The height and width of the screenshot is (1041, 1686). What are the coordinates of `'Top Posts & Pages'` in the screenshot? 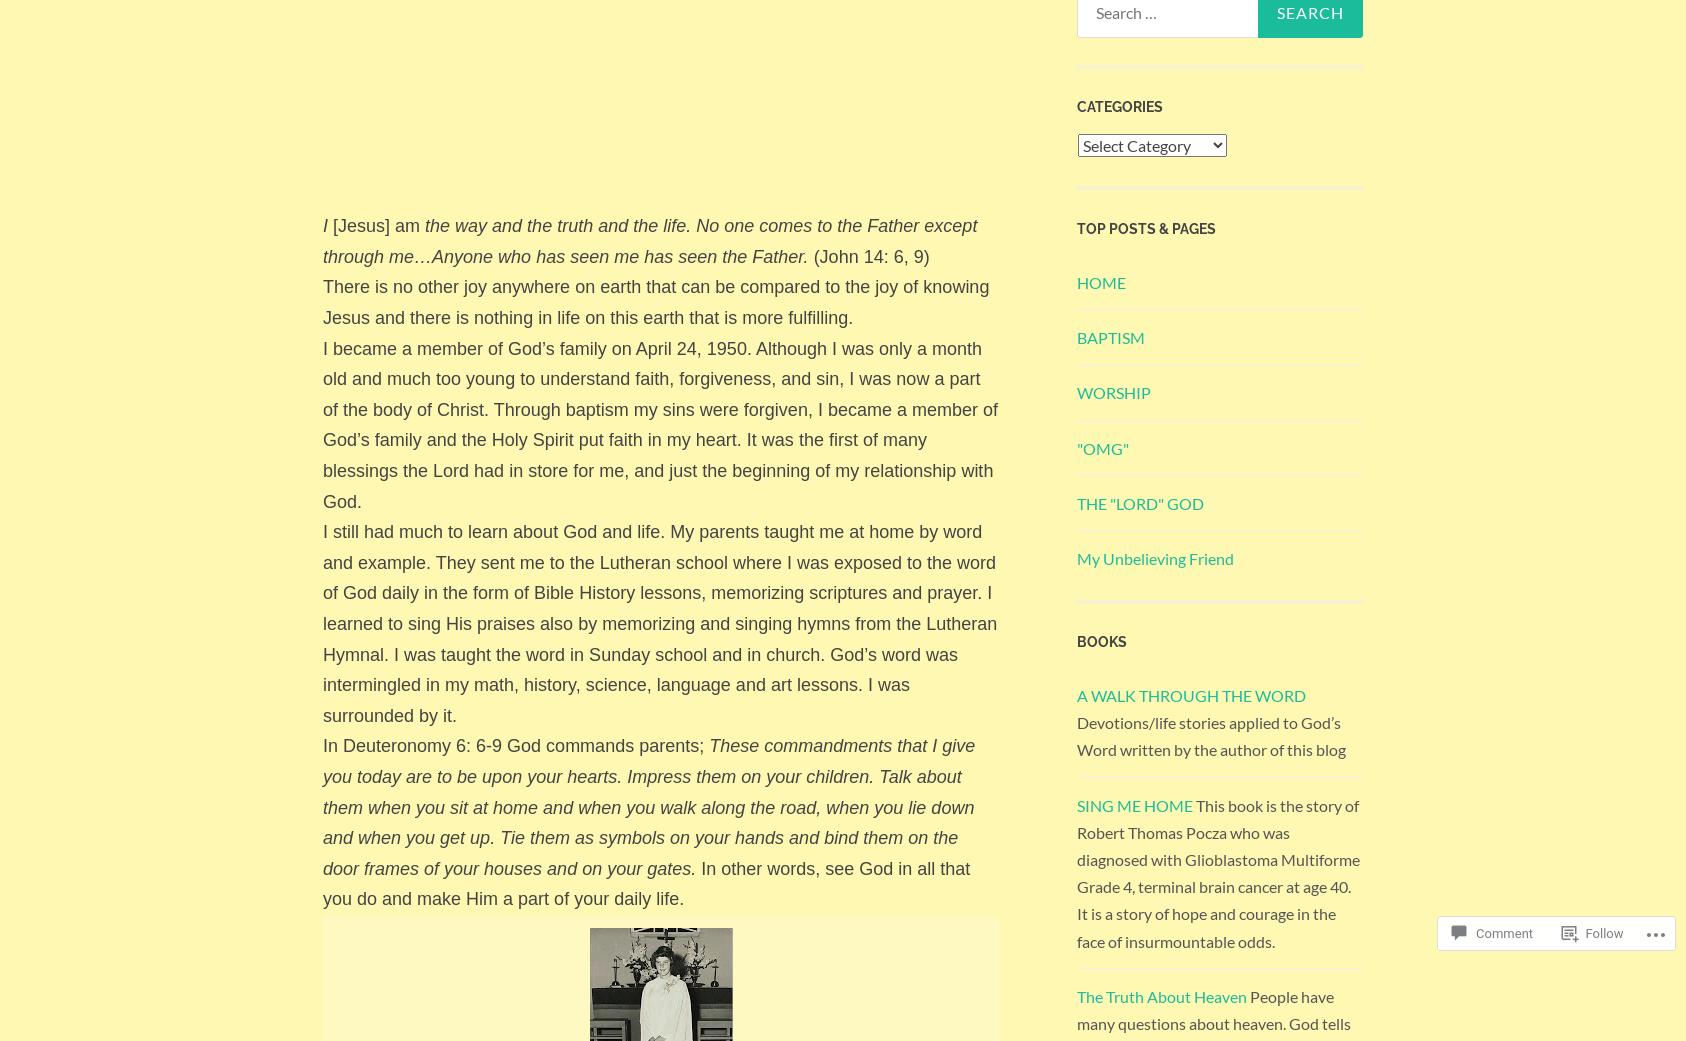 It's located at (1077, 226).